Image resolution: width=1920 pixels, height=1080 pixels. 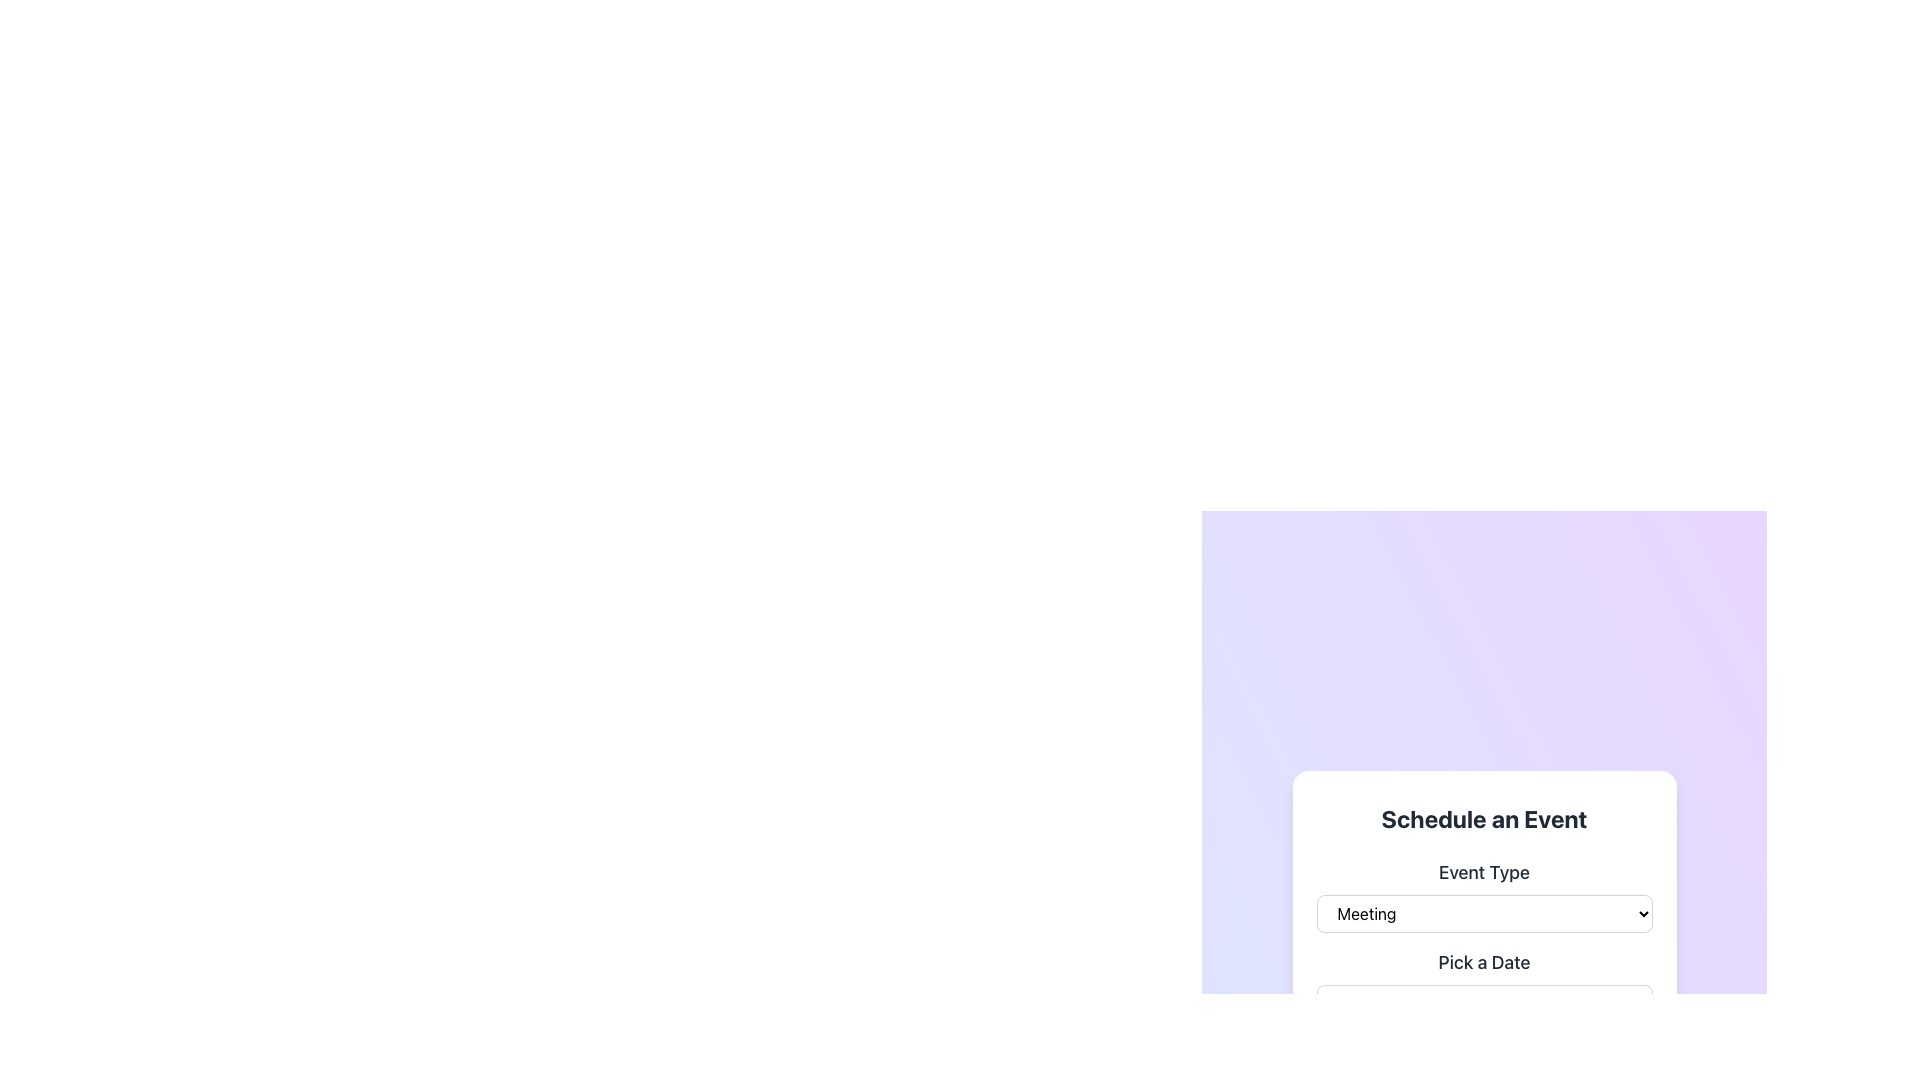 I want to click on an option from the 'Event Type' dropdown menu located in the 'Schedule an Event' modal, which is identified by its white background and thin border, and includes a label above it reading 'Event Type', so click(x=1484, y=894).